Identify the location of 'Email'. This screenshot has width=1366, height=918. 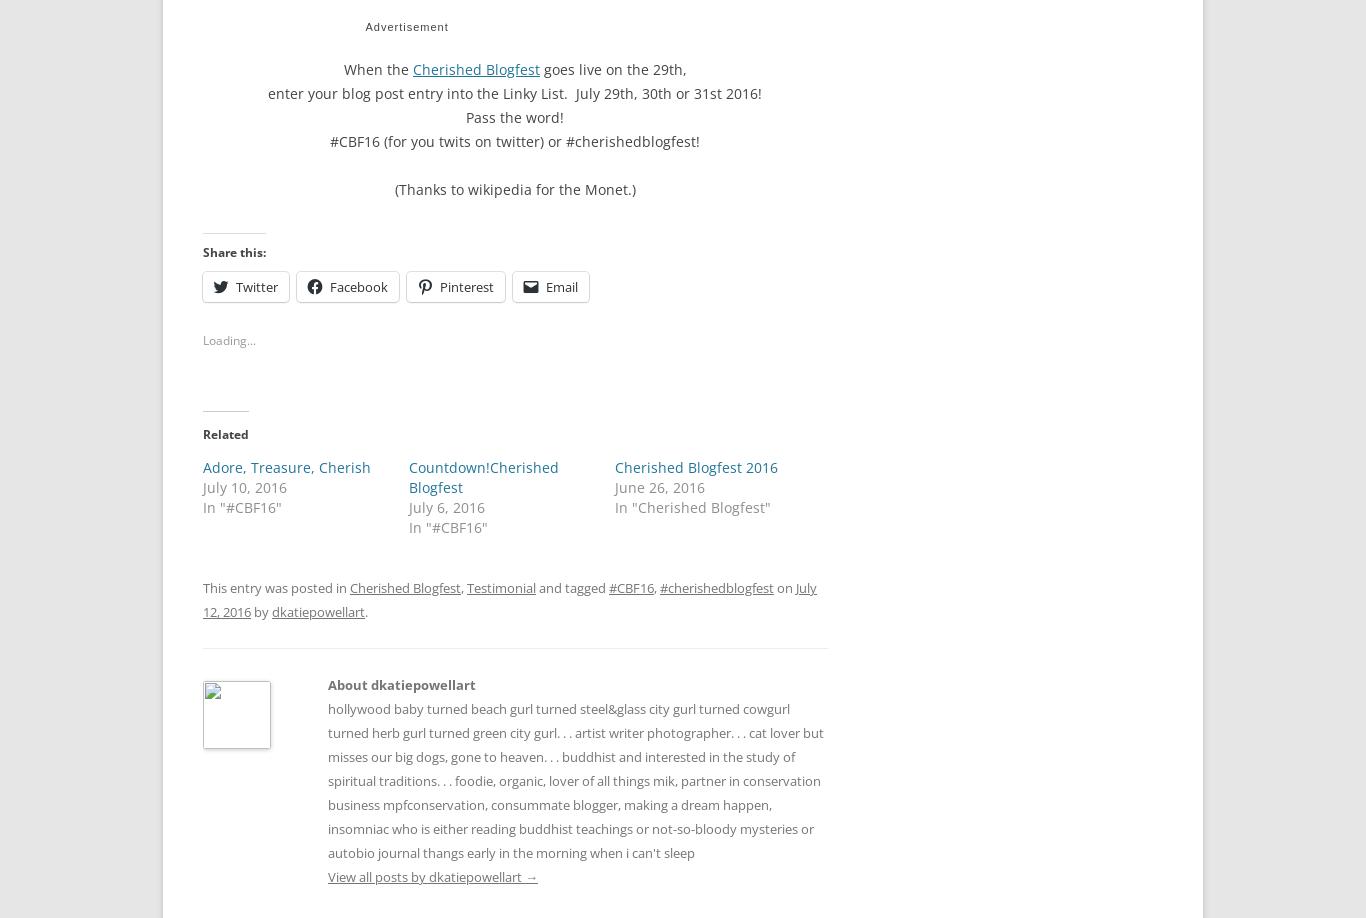
(545, 285).